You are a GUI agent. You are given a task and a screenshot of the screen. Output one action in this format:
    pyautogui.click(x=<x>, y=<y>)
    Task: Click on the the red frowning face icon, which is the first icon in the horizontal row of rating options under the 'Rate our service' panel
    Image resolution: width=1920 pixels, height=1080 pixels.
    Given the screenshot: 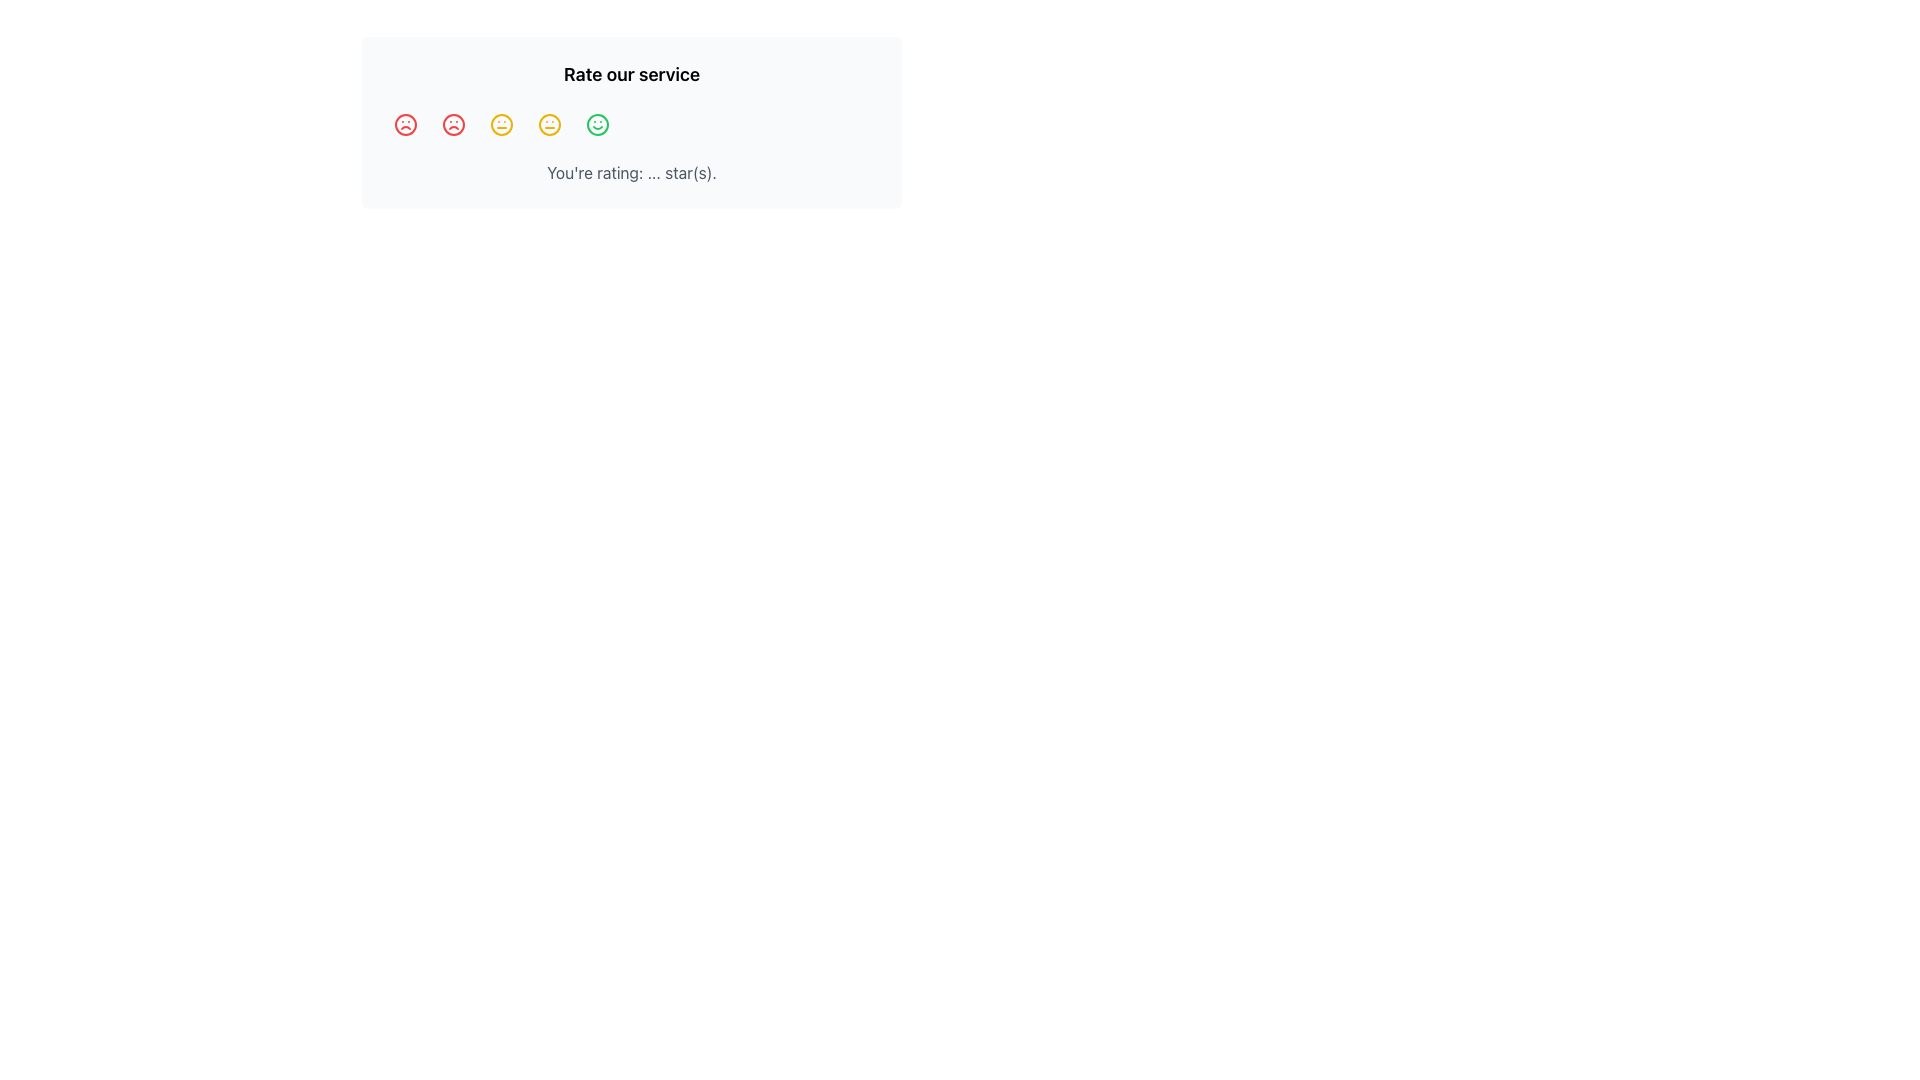 What is the action you would take?
    pyautogui.click(x=405, y=124)
    